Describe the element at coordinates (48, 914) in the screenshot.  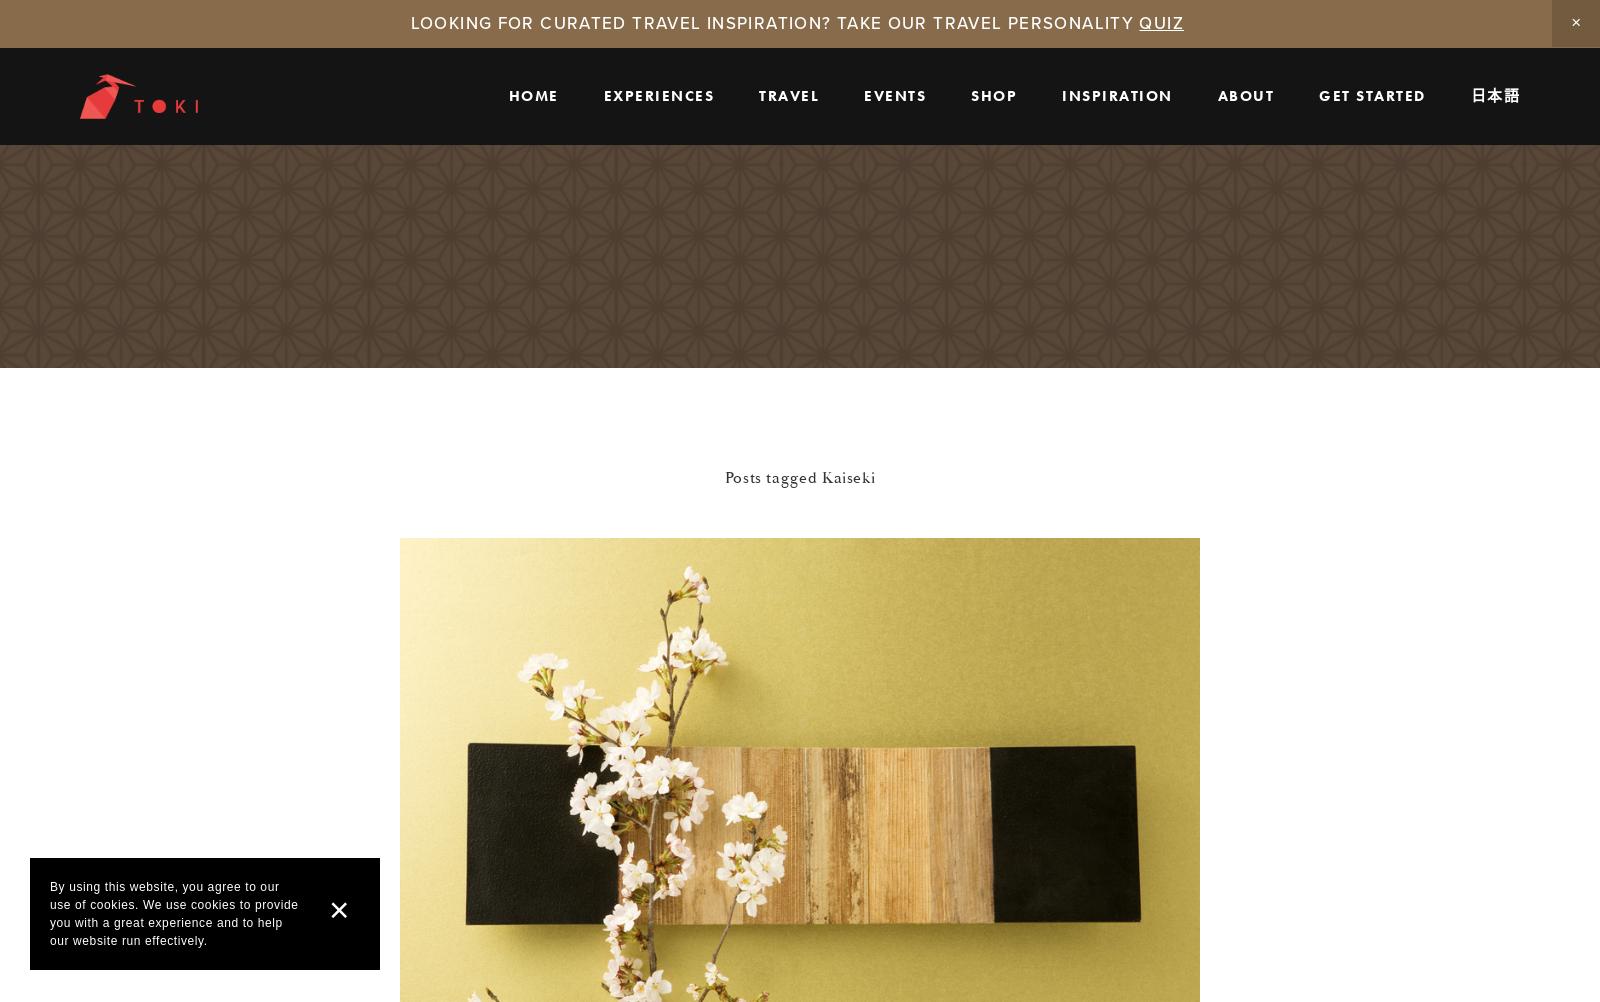
I see `'By using this website, you agree to our use of cookies. We use cookies to provide you with a great experience and to help our website run effectively.'` at that location.